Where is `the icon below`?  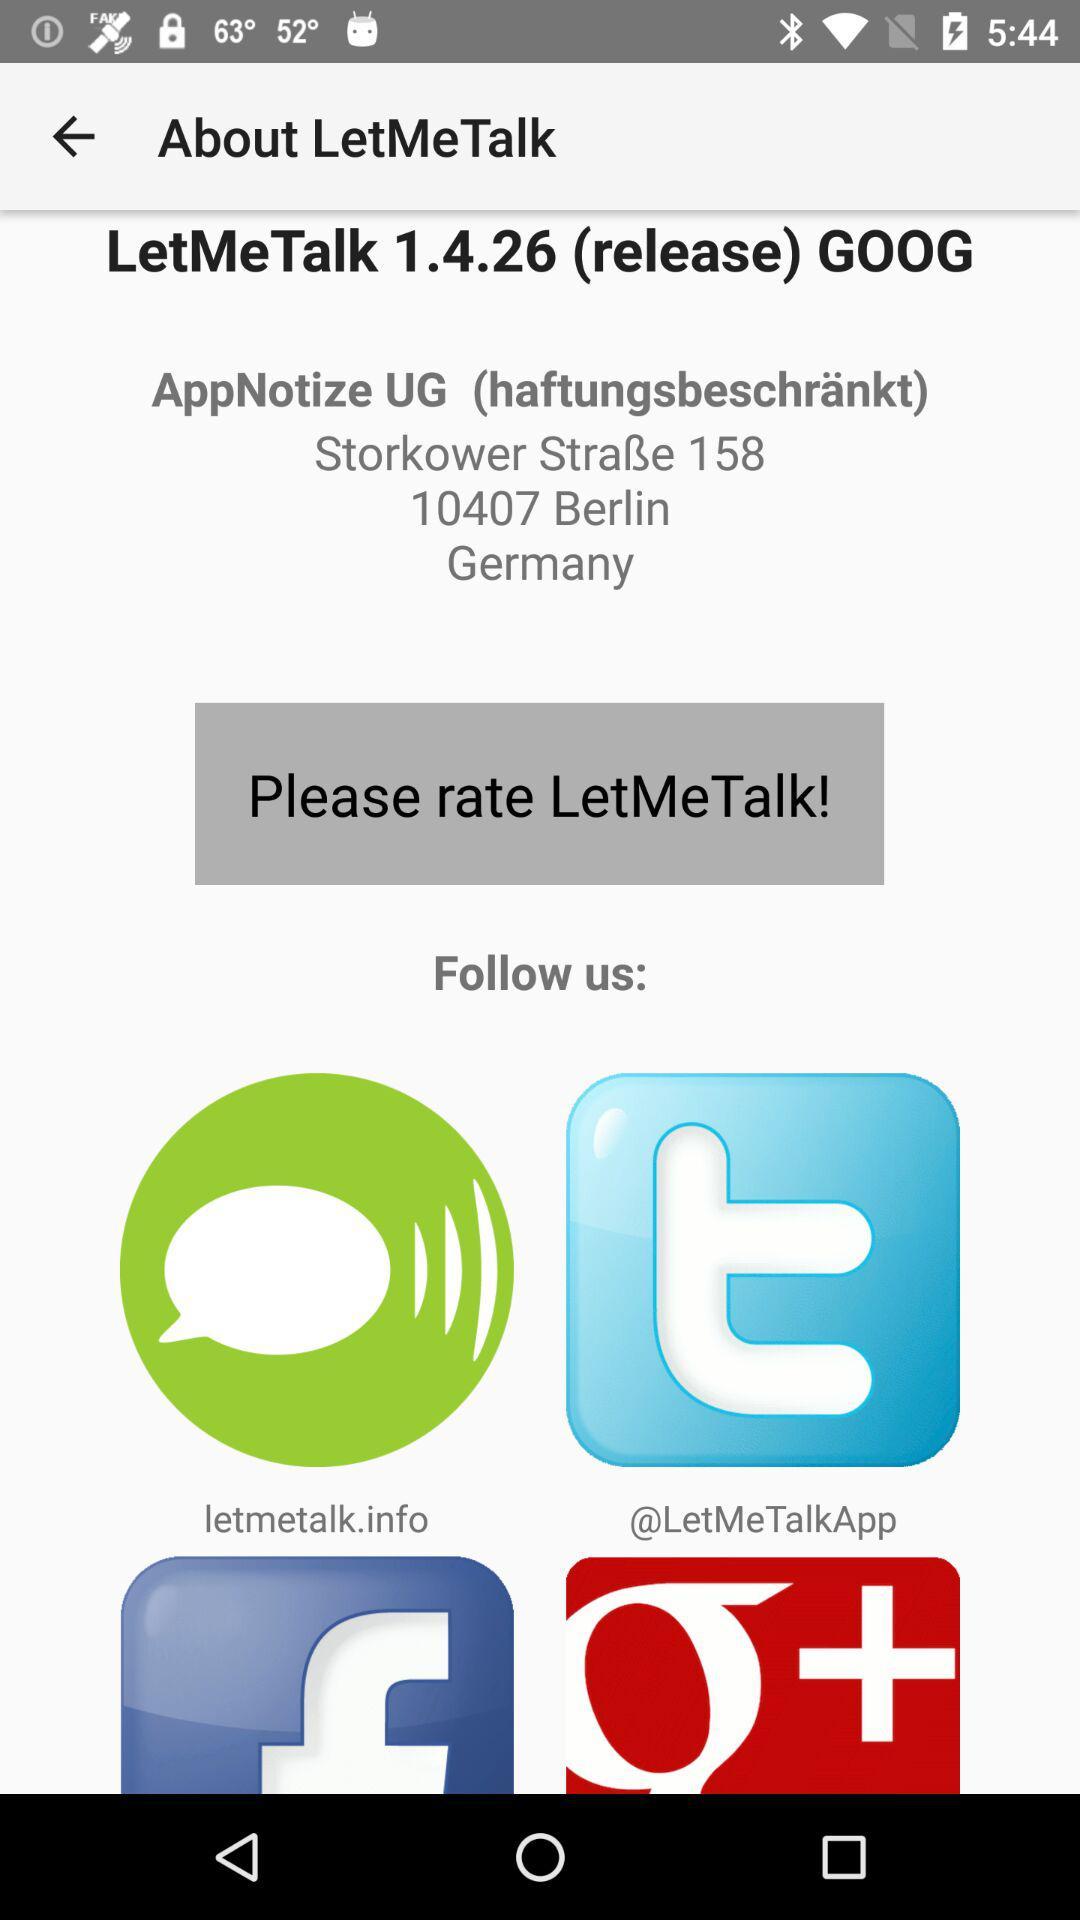
the icon below is located at coordinates (315, 1269).